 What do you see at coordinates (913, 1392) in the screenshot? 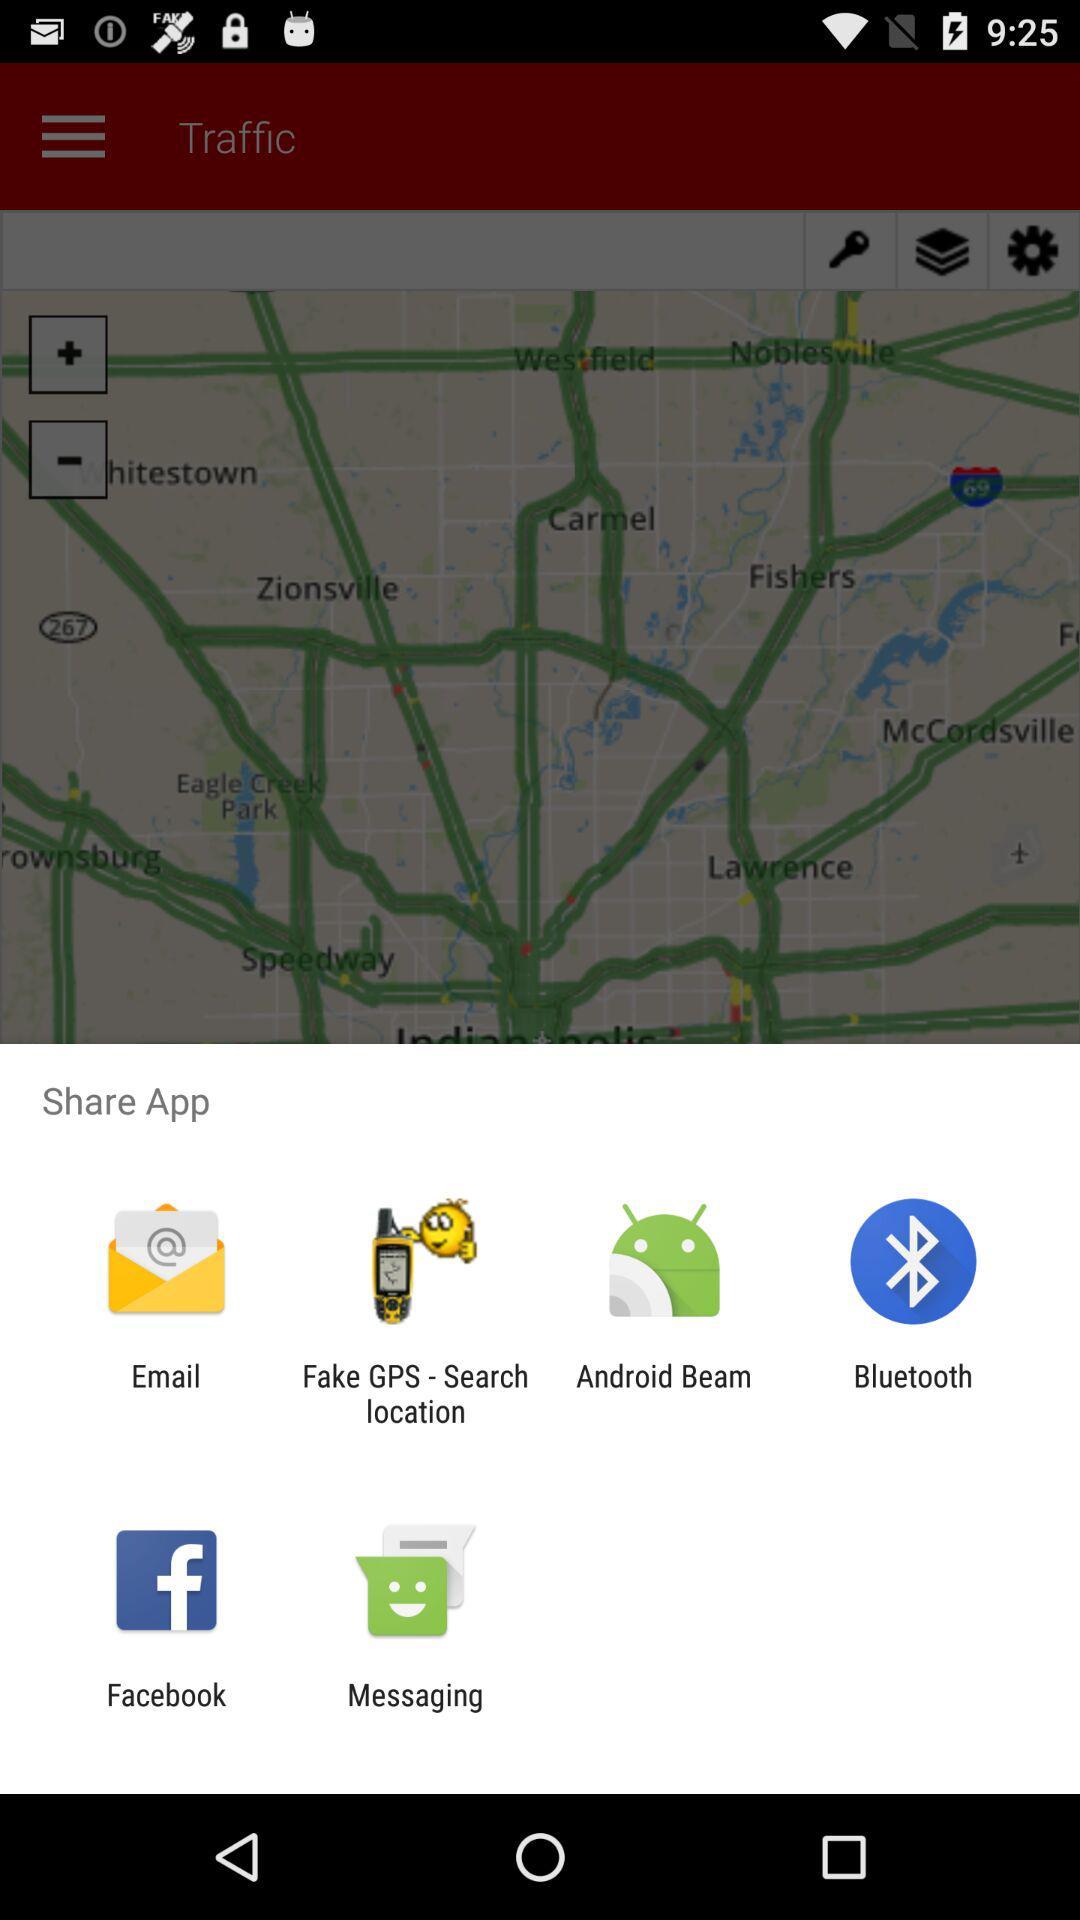
I see `bluetooth item` at bounding box center [913, 1392].